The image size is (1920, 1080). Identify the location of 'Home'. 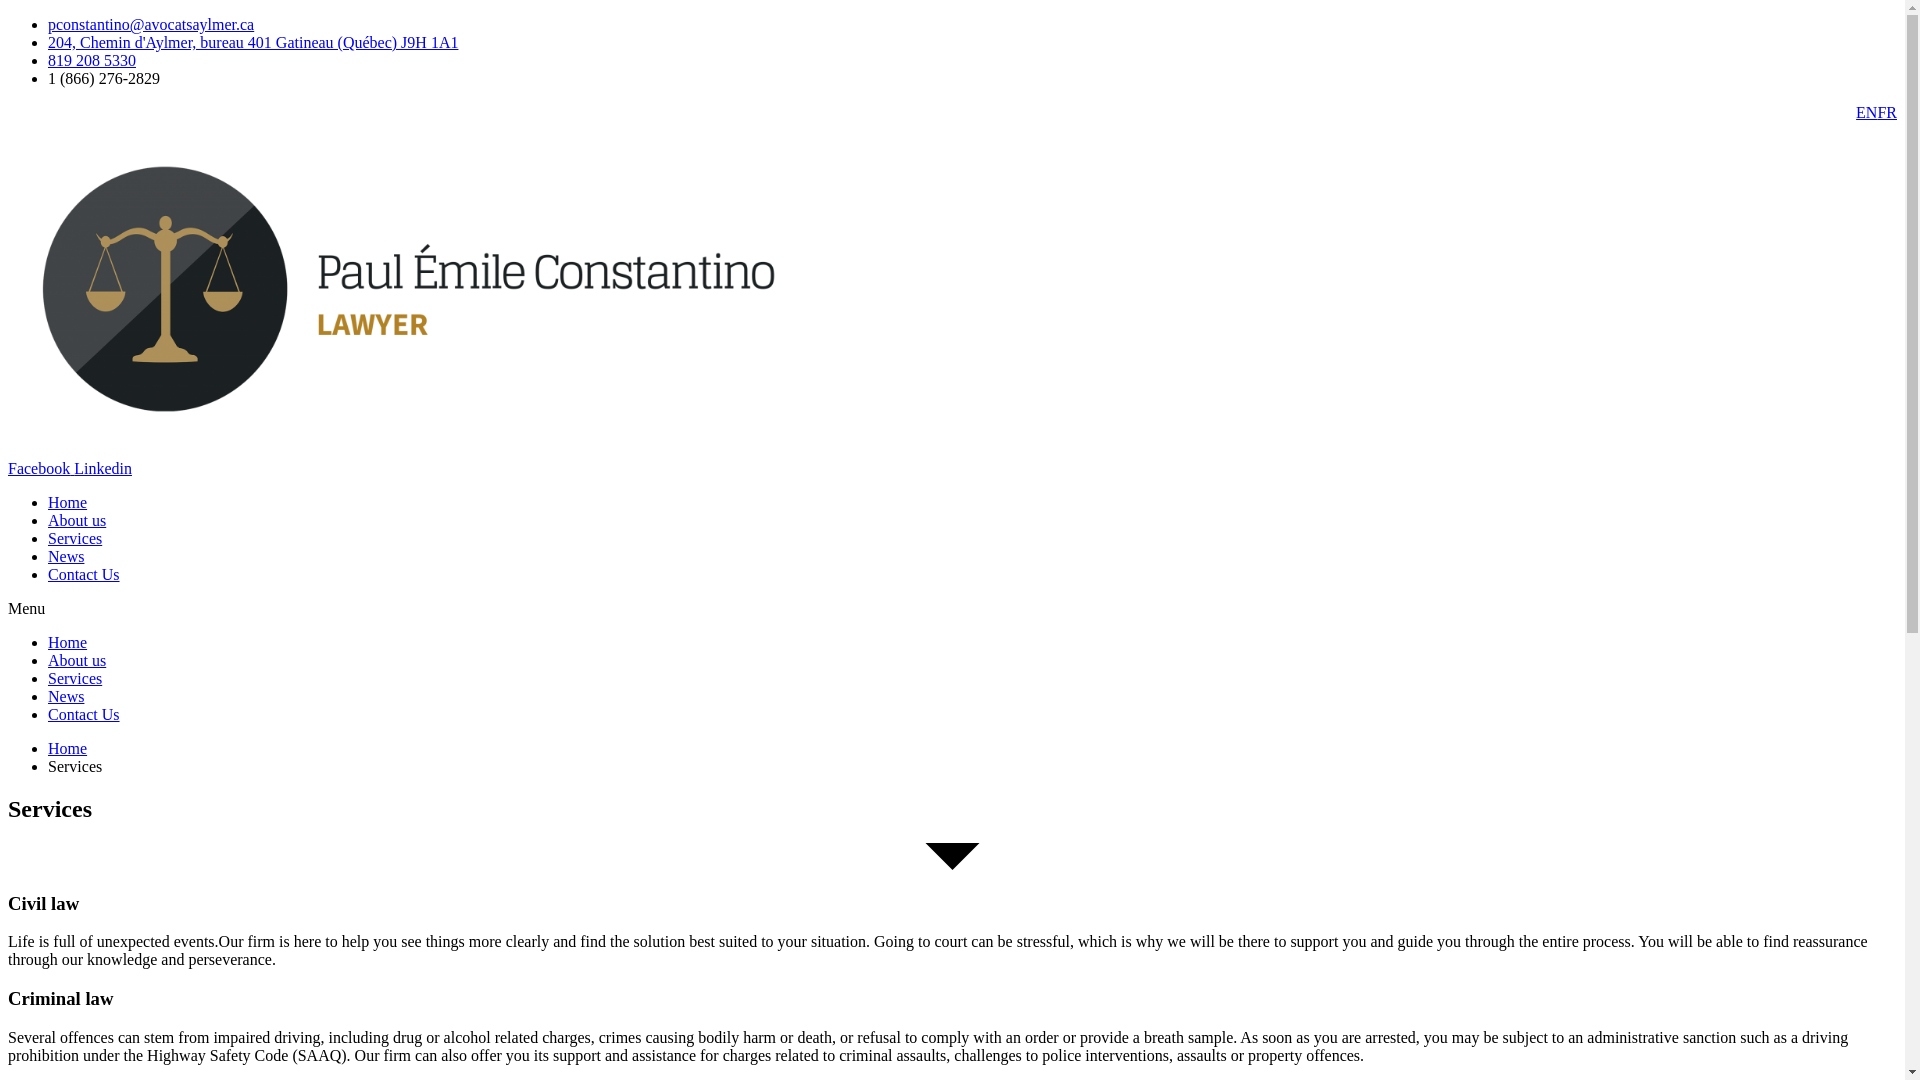
(67, 642).